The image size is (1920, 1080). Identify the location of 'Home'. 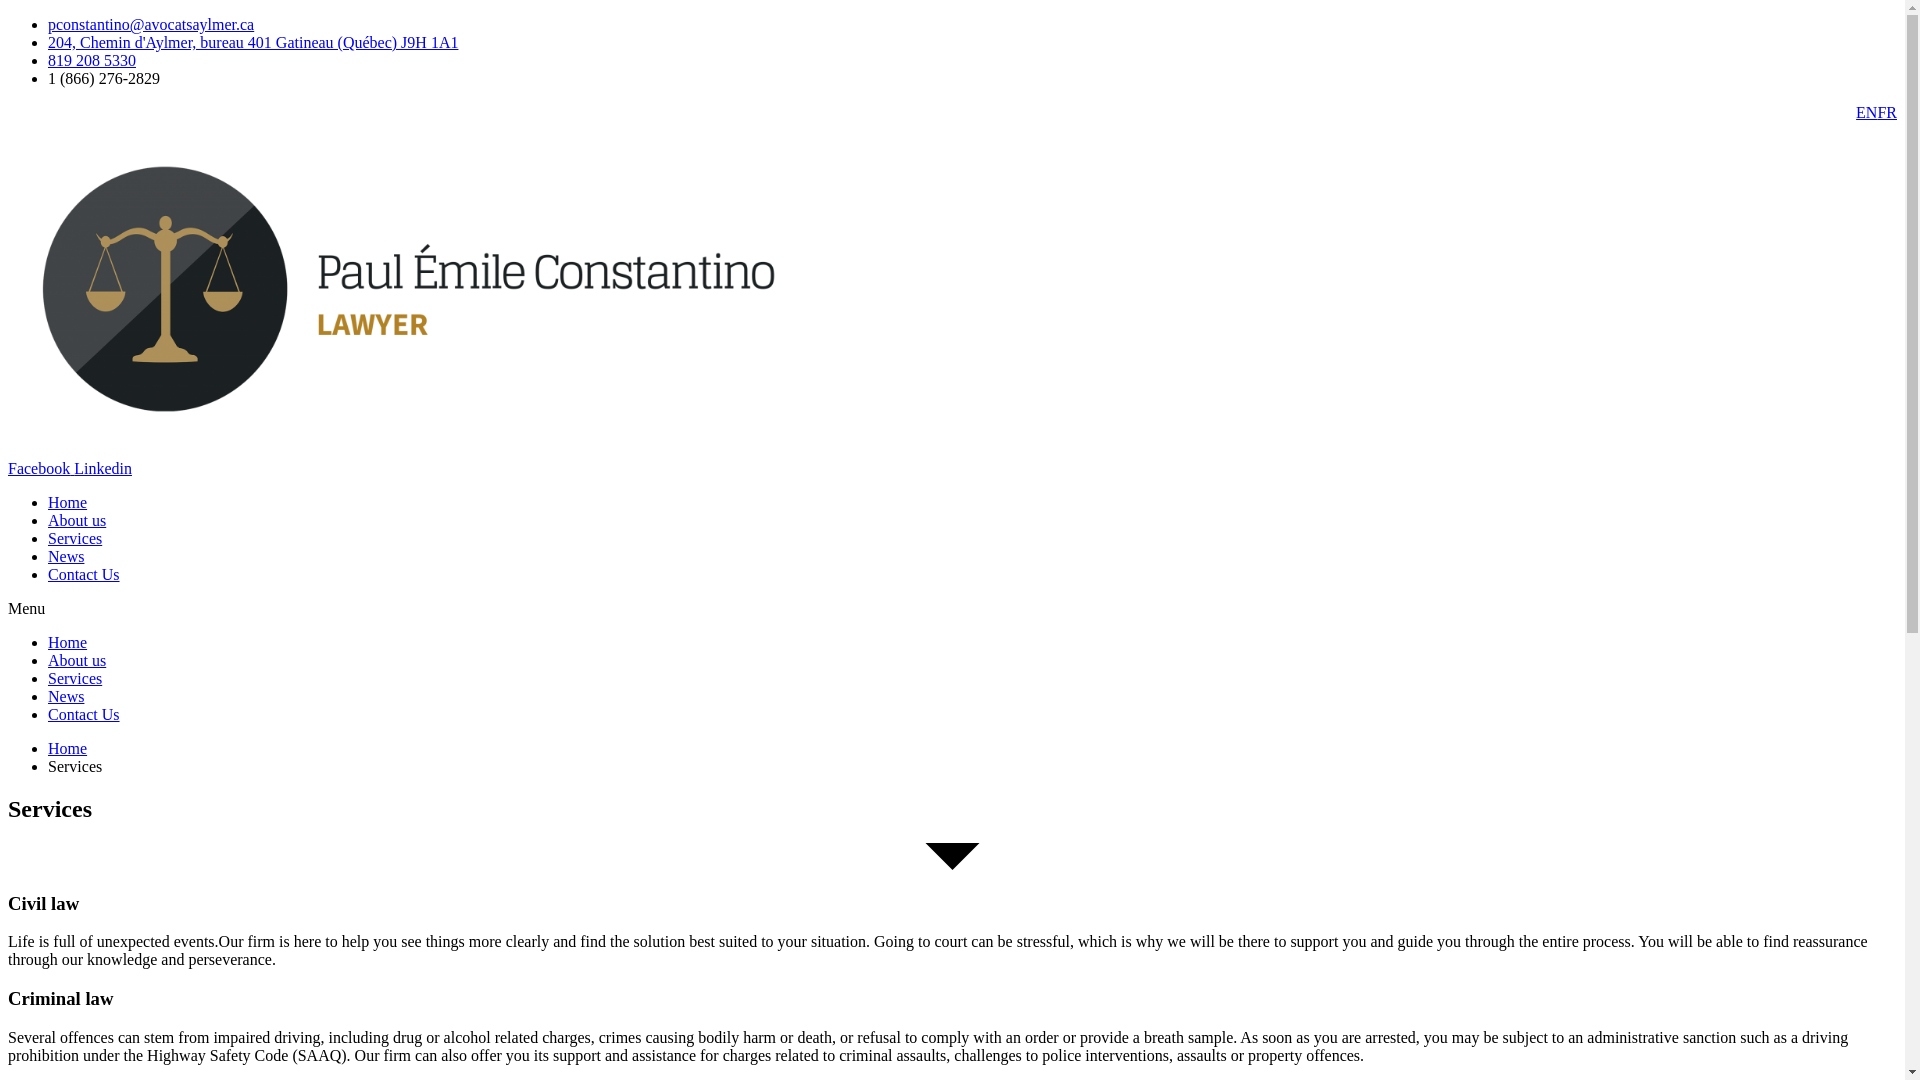
(67, 642).